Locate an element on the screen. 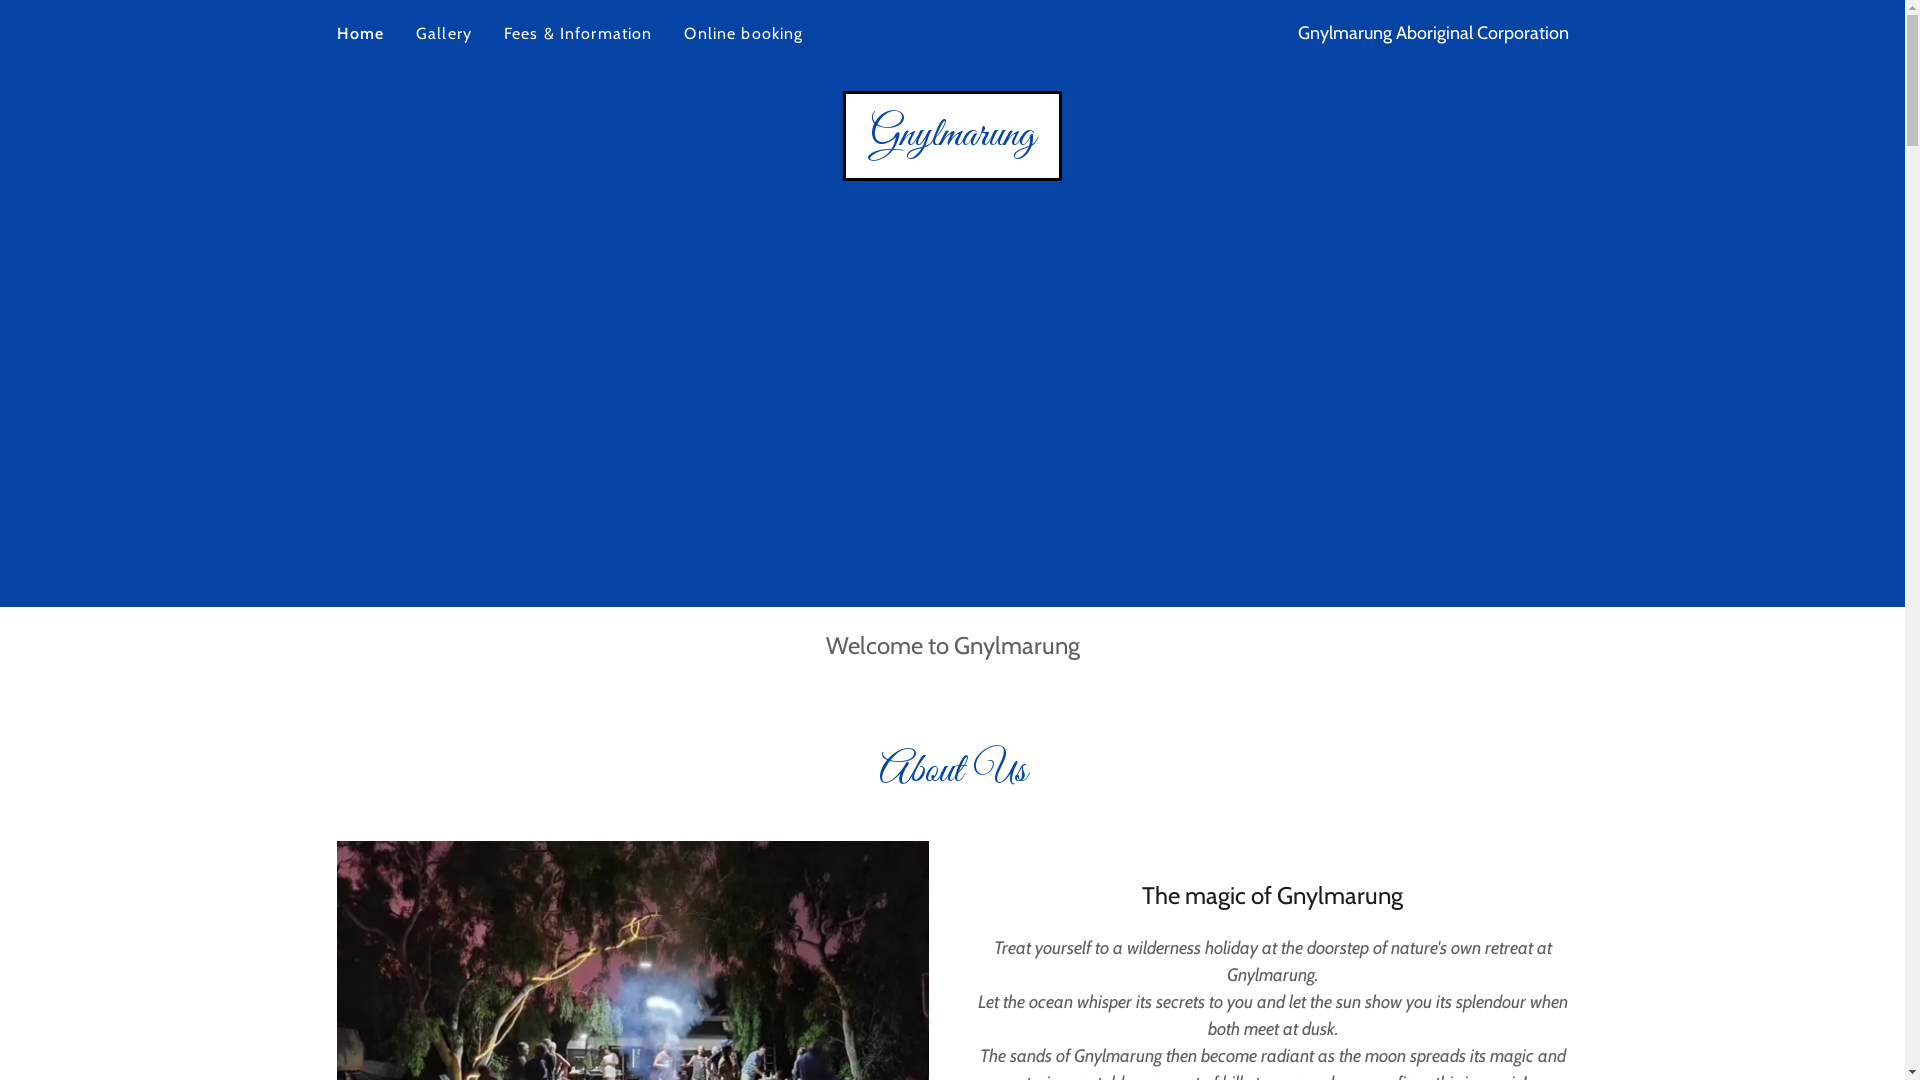 Image resolution: width=1920 pixels, height=1080 pixels. 'Fees & Information' is located at coordinates (576, 34).